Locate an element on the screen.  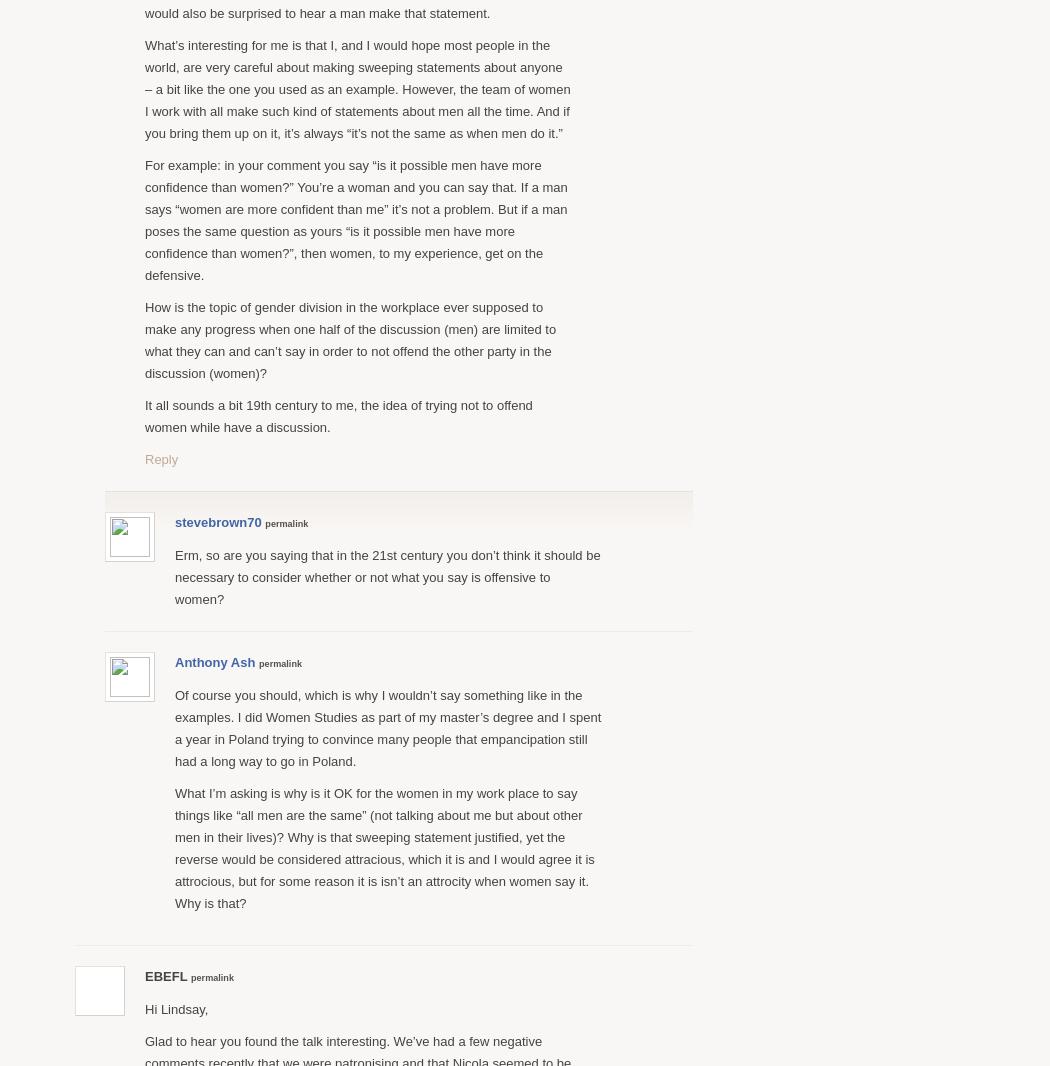
'Of course you should, which is why I wouldn’t say something like in the examples. I did Women Studies as part of my master’s degree and I spent a year in Poland trying to convince many people that empancipation still had a long way to go in Poland.' is located at coordinates (387, 726).